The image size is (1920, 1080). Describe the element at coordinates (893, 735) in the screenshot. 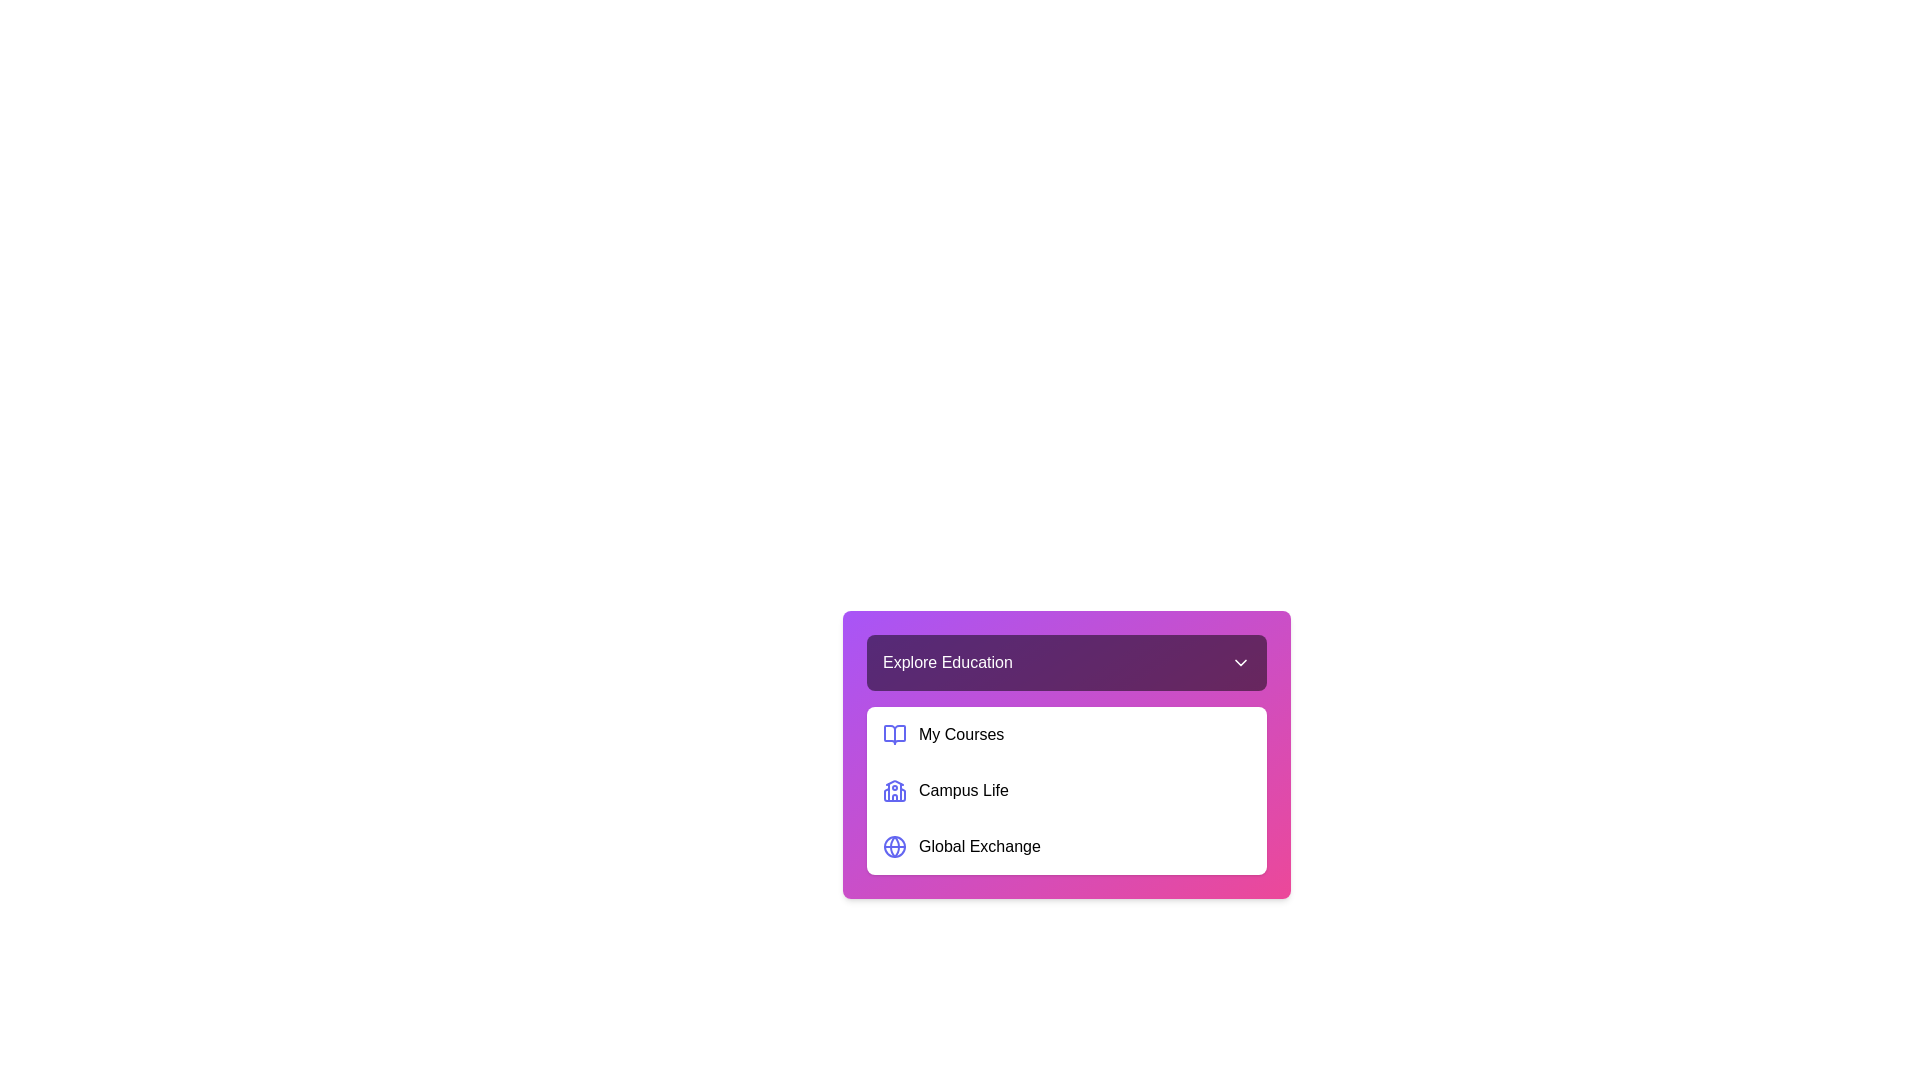

I see `the right-hand page of the open book icon in the 'My Courses' section` at that location.